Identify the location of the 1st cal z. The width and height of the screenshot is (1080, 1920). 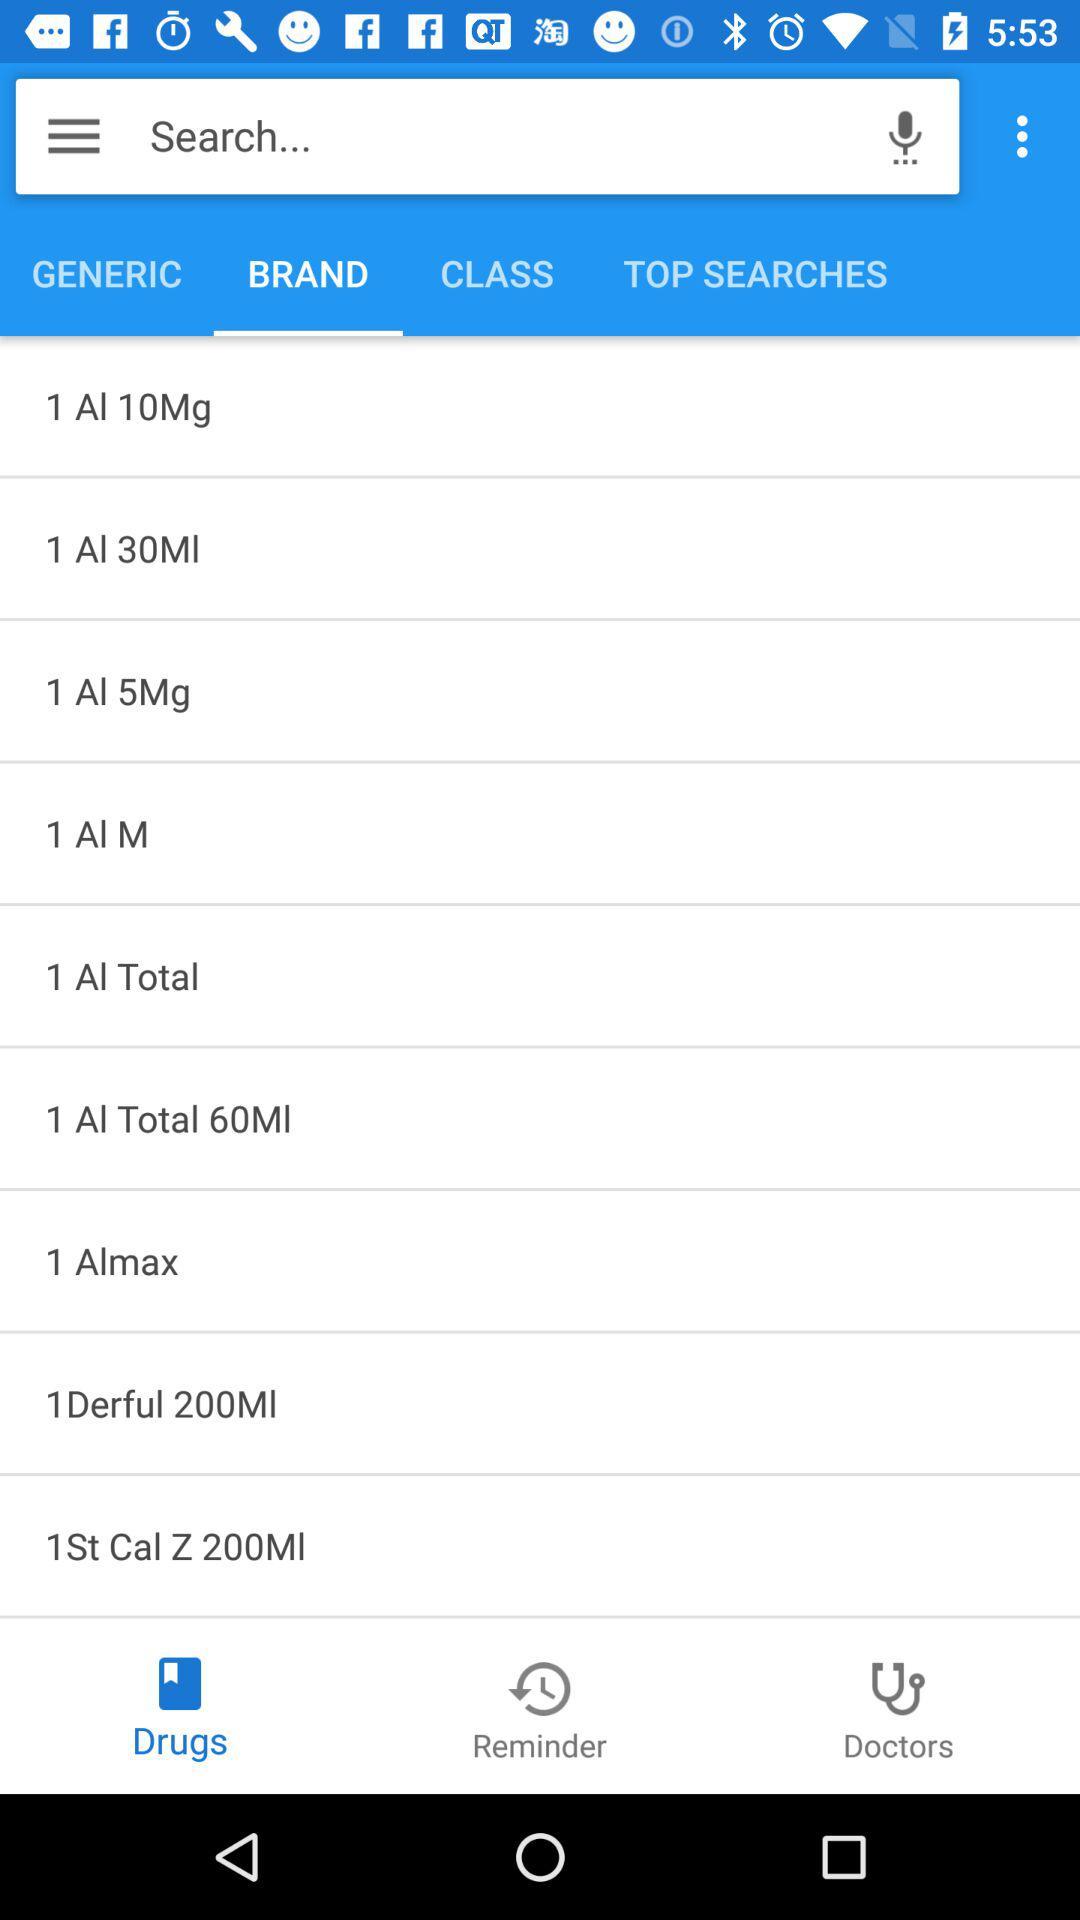
(540, 1544).